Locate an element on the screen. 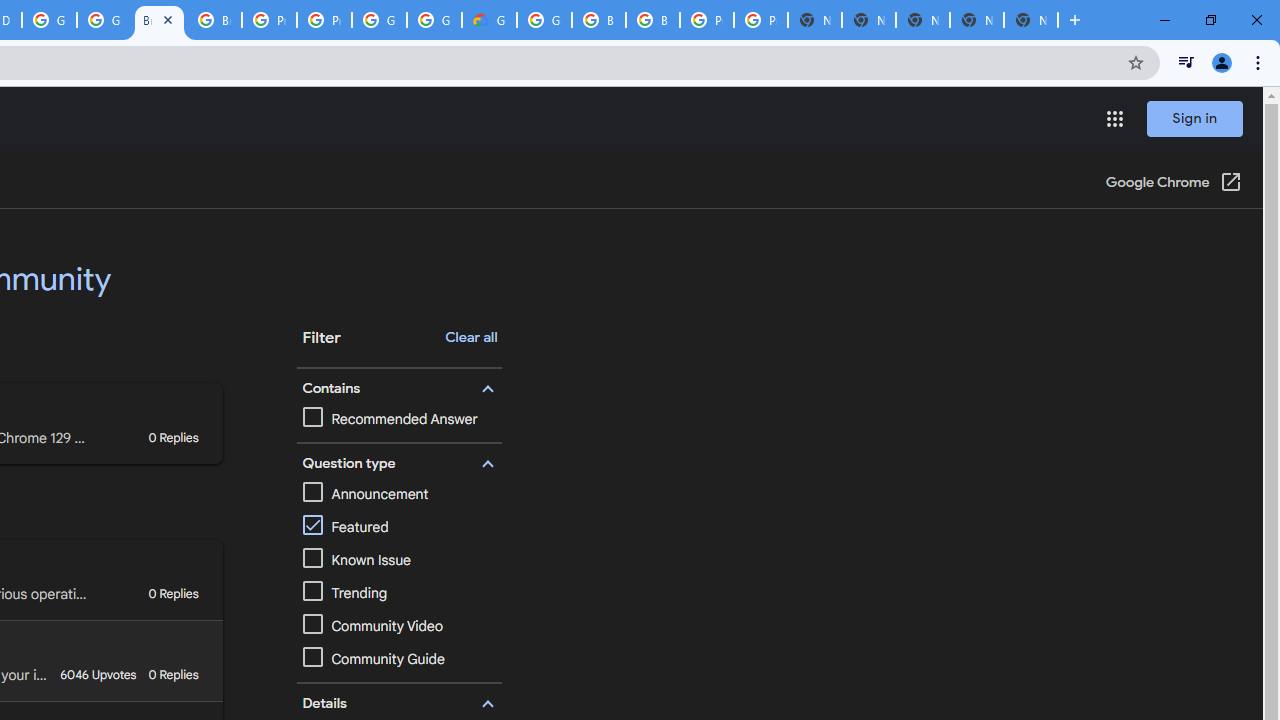  'Community Video' is located at coordinates (399, 625).